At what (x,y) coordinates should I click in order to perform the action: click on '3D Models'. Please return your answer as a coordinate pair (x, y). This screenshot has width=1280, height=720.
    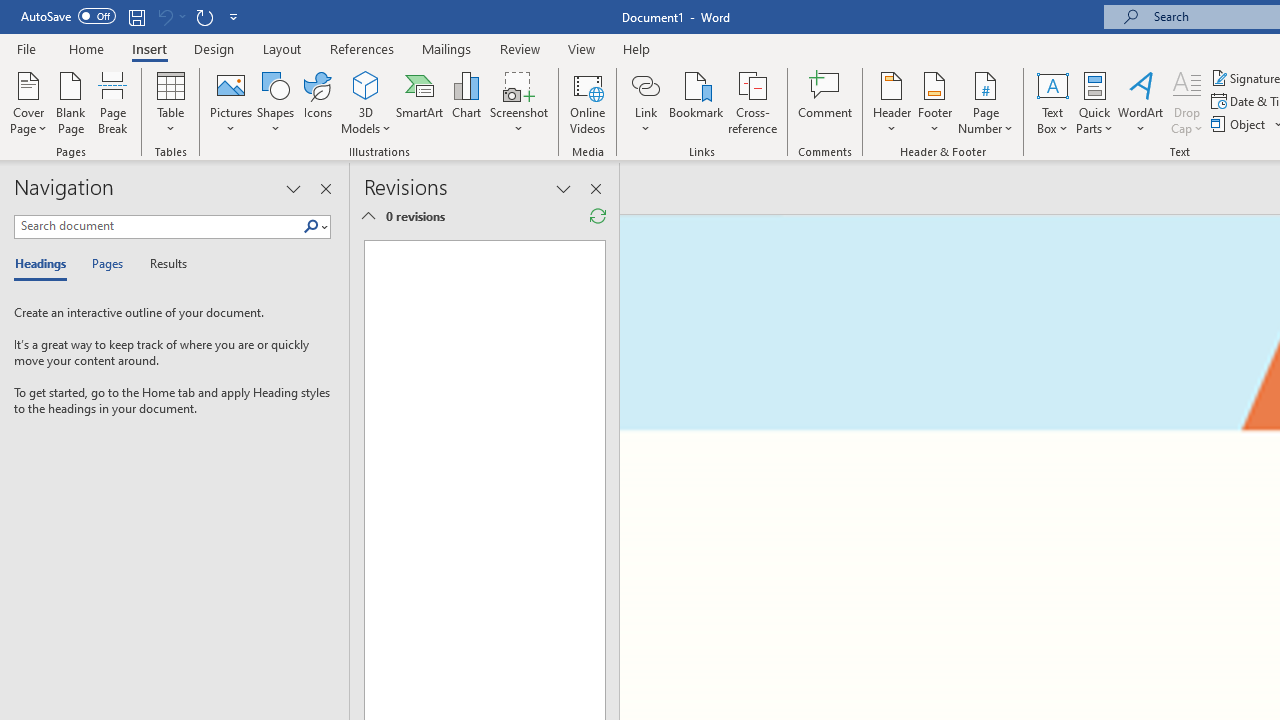
    Looking at the image, I should click on (366, 103).